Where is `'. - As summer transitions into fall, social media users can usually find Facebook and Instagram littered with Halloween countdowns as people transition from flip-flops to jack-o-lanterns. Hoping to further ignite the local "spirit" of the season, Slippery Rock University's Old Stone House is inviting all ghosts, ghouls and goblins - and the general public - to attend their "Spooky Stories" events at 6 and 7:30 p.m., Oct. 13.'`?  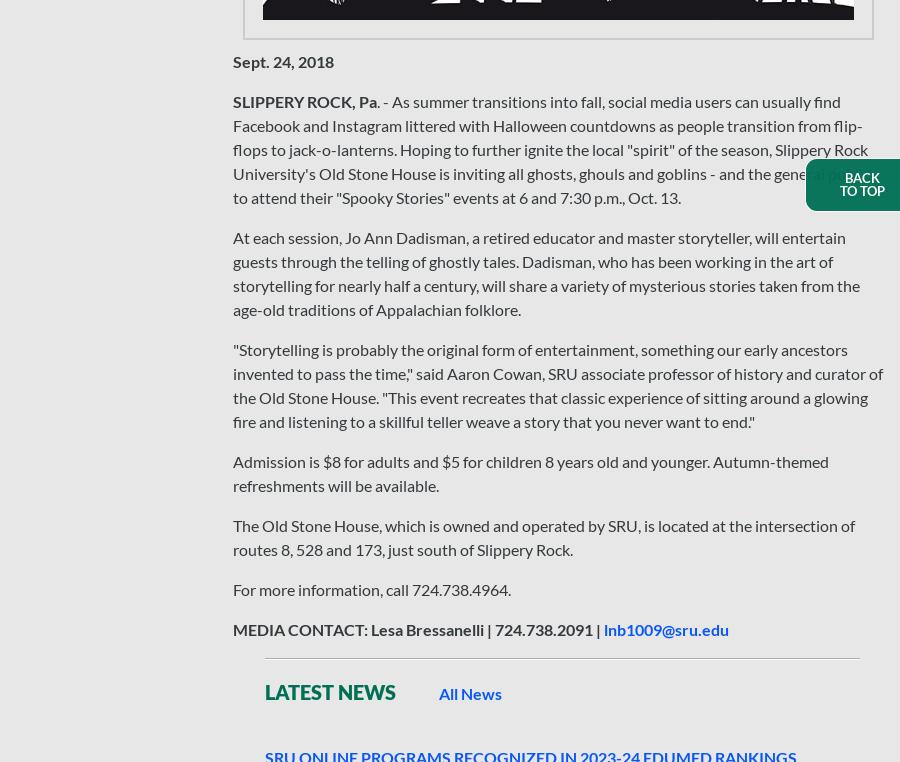 '. - As summer transitions into fall, social media users can usually find Facebook and Instagram littered with Halloween countdowns as people transition from flip-flops to jack-o-lanterns. Hoping to further ignite the local "spirit" of the season, Slippery Rock University's Old Stone House is inviting all ghosts, ghouls and goblins - and the general public - to attend their "Spooky Stories" events at 6 and 7:30 p.m., Oct. 13.' is located at coordinates (555, 148).